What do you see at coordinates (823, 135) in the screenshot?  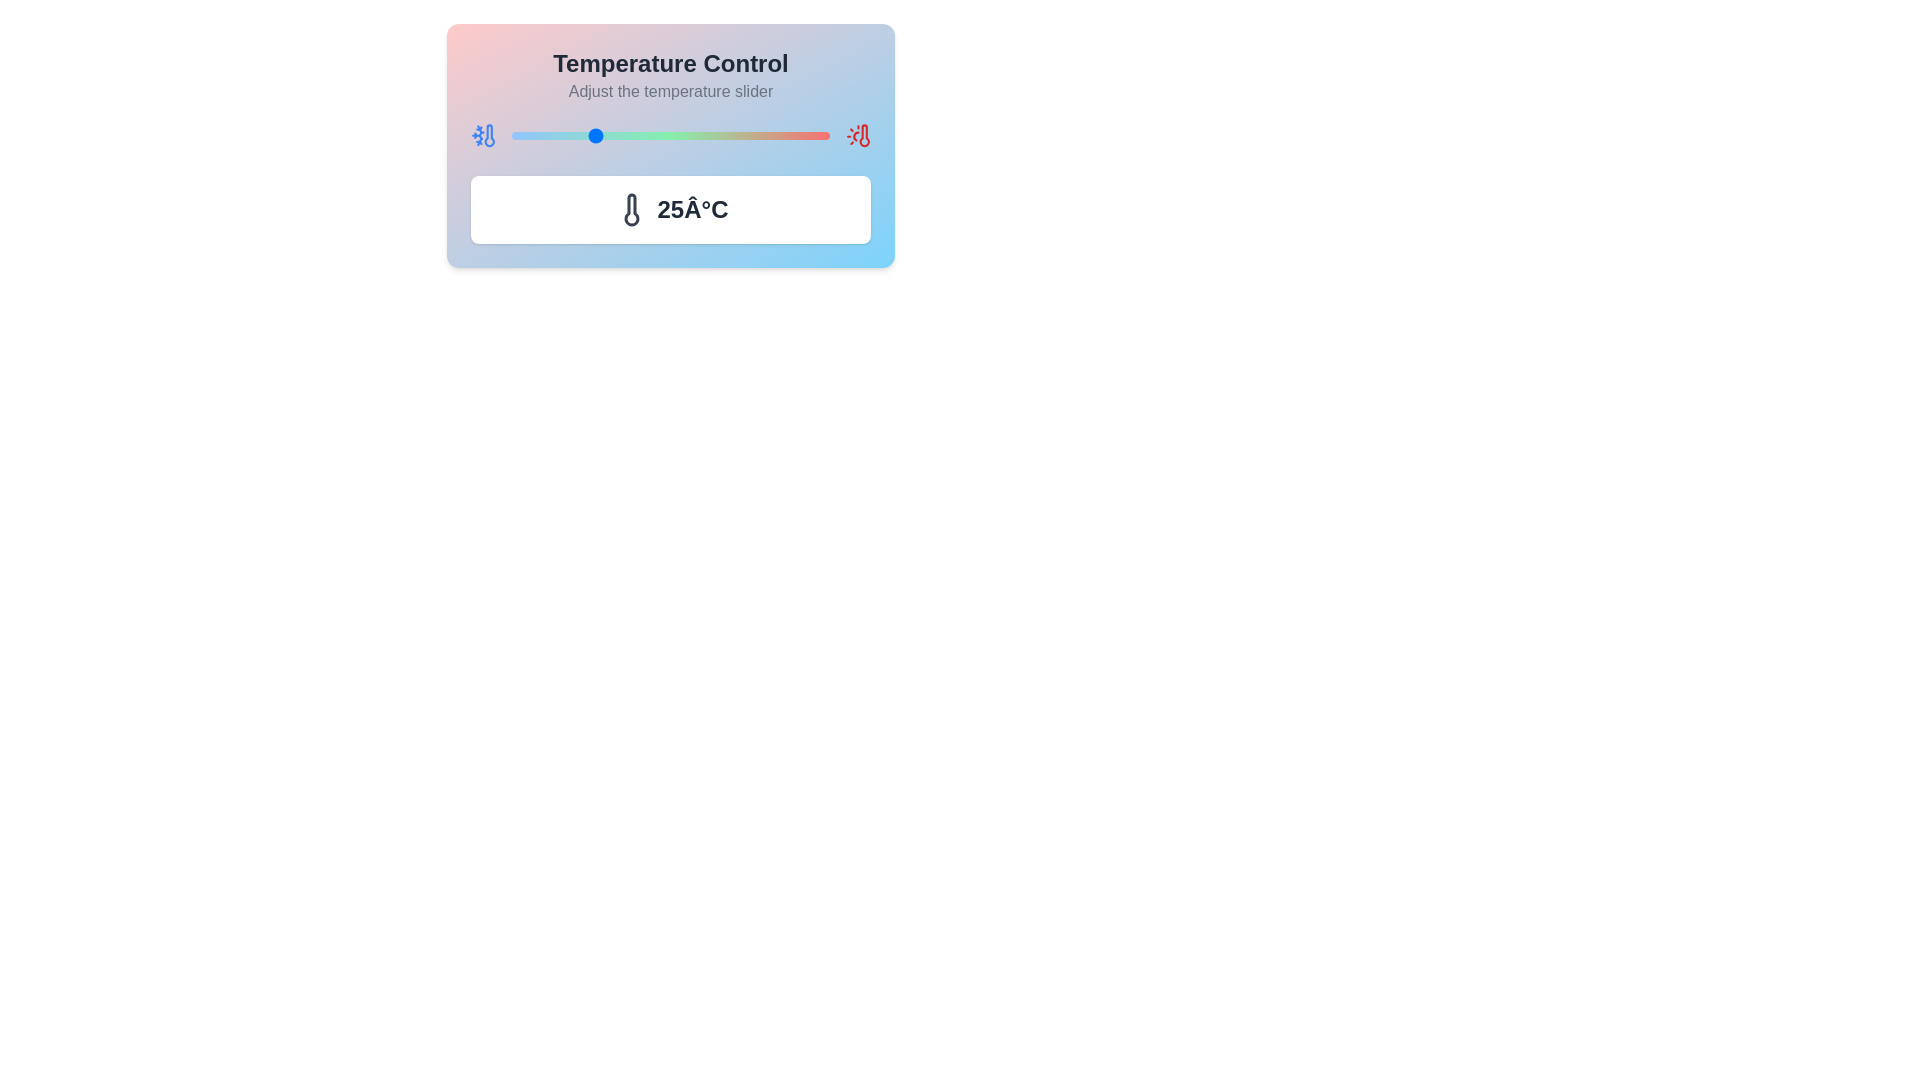 I see `the temperature to 98°C by adjusting the slider` at bounding box center [823, 135].